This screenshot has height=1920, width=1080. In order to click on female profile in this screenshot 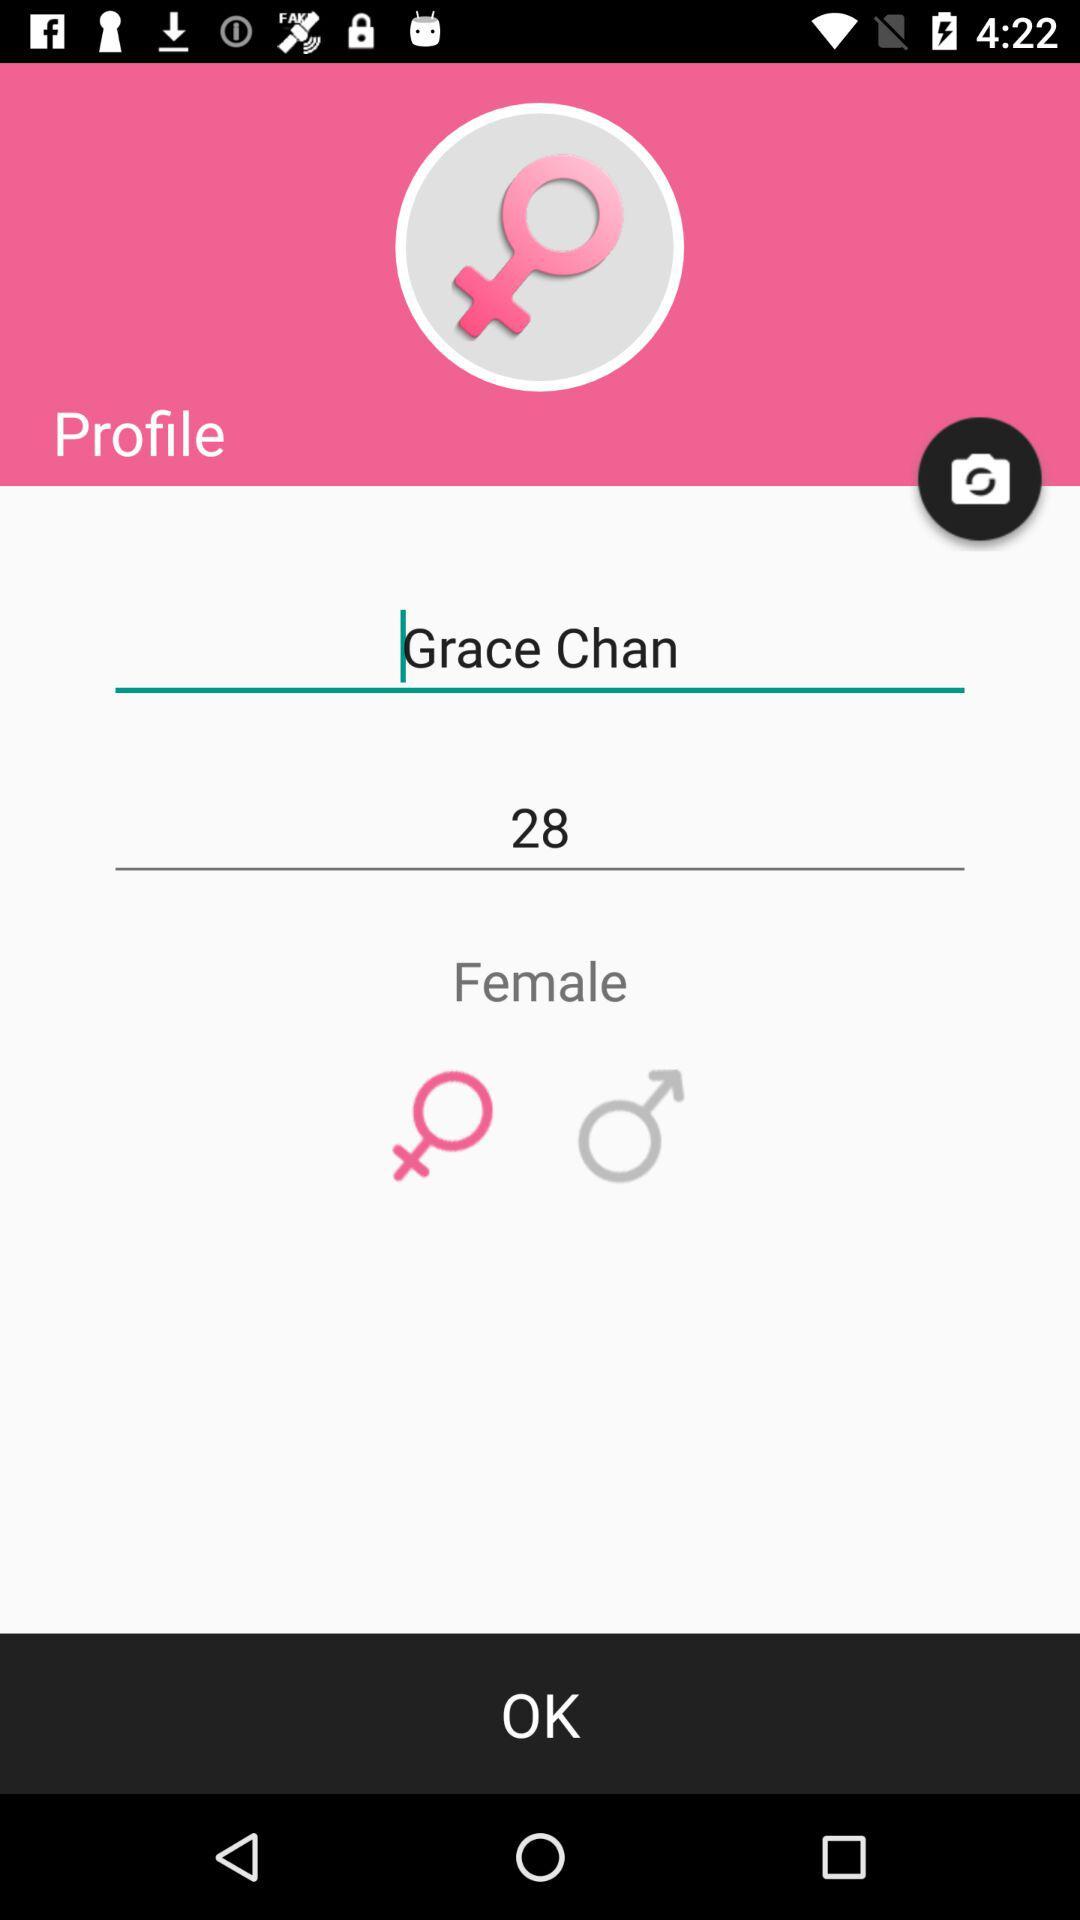, I will do `click(538, 246)`.